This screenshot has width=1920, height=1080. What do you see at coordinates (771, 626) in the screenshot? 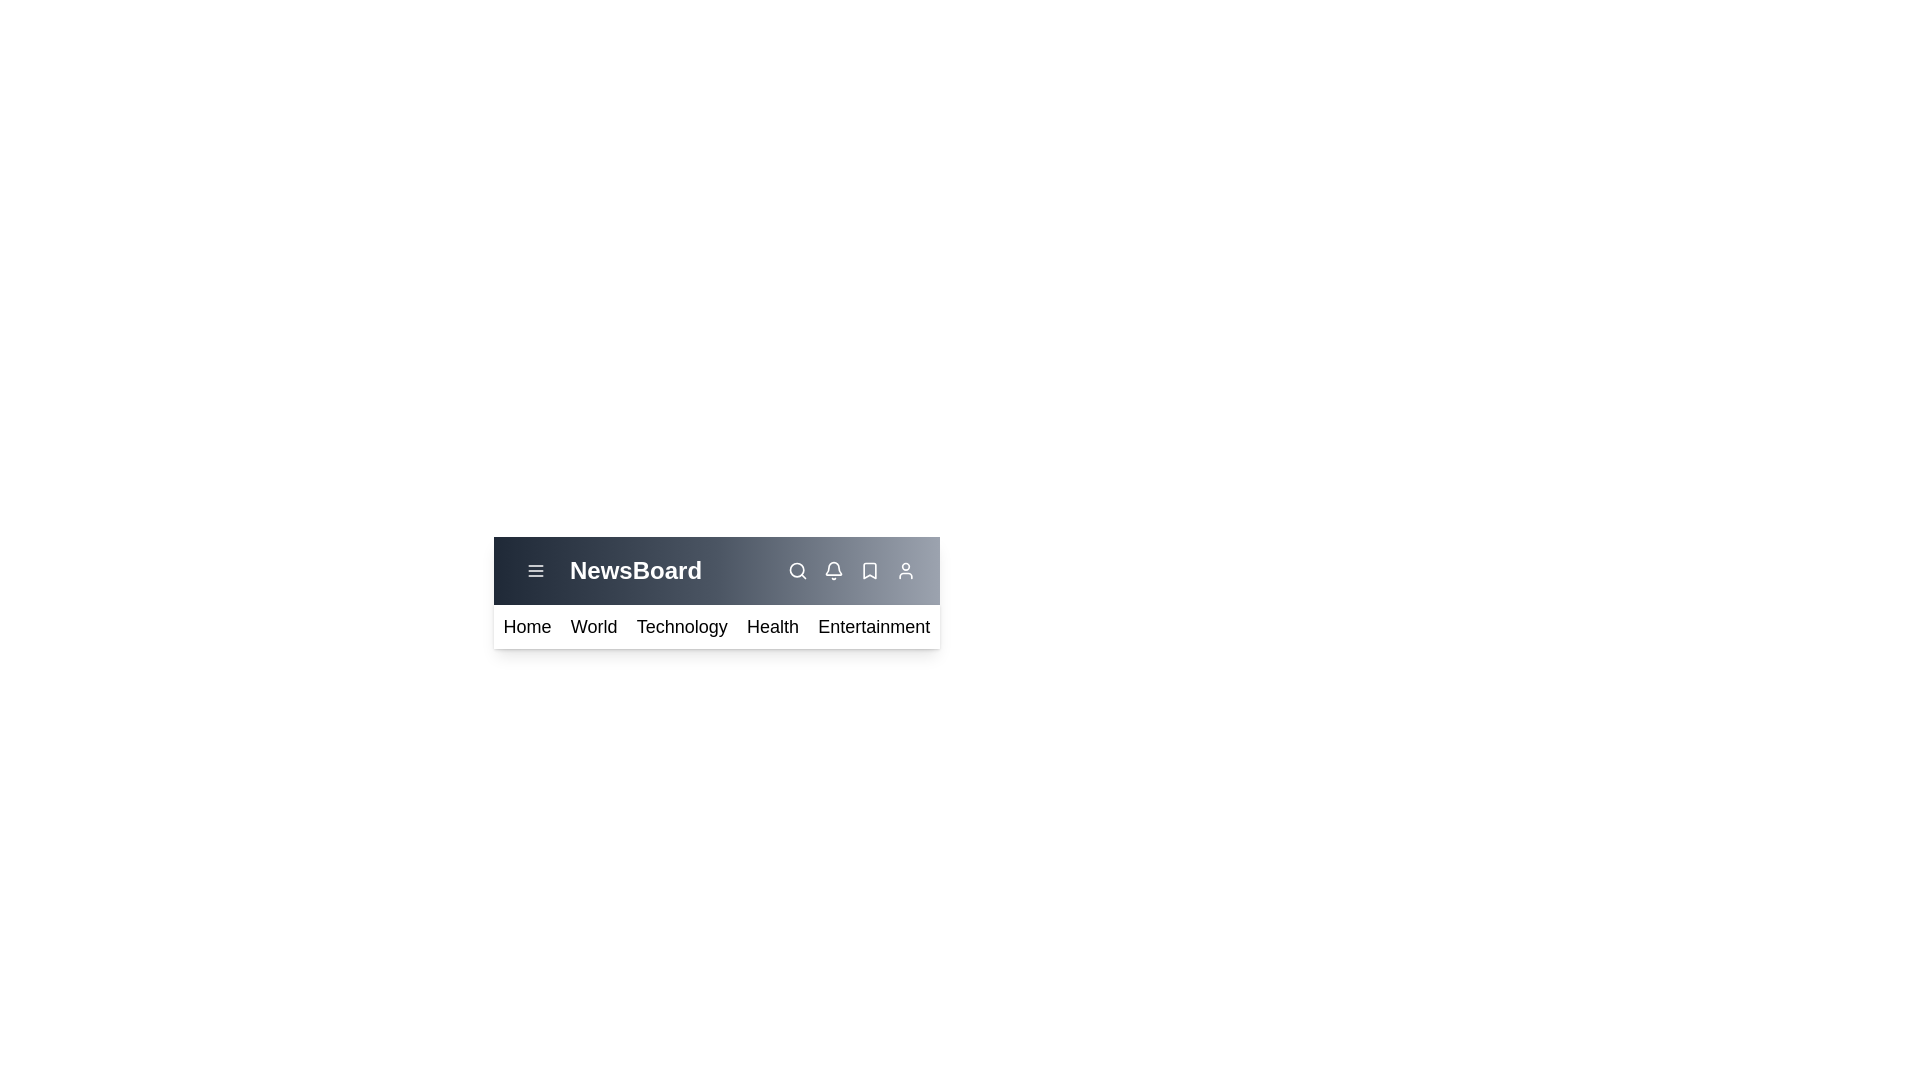
I see `the category Health from the menu` at bounding box center [771, 626].